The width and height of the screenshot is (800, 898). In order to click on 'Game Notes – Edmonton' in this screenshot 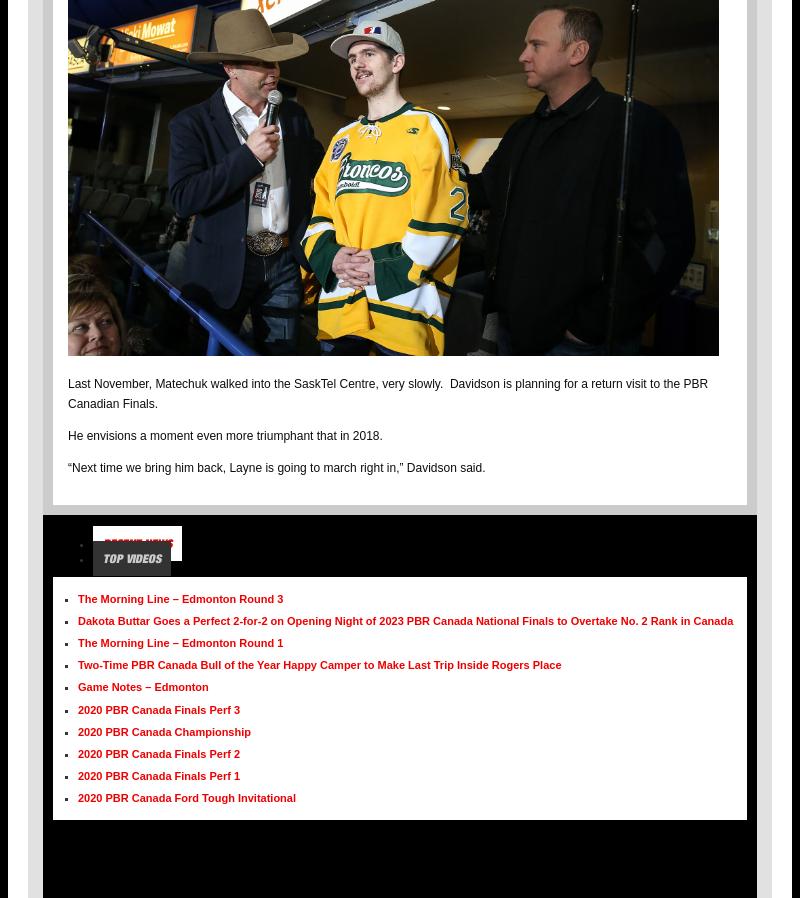, I will do `click(143, 685)`.